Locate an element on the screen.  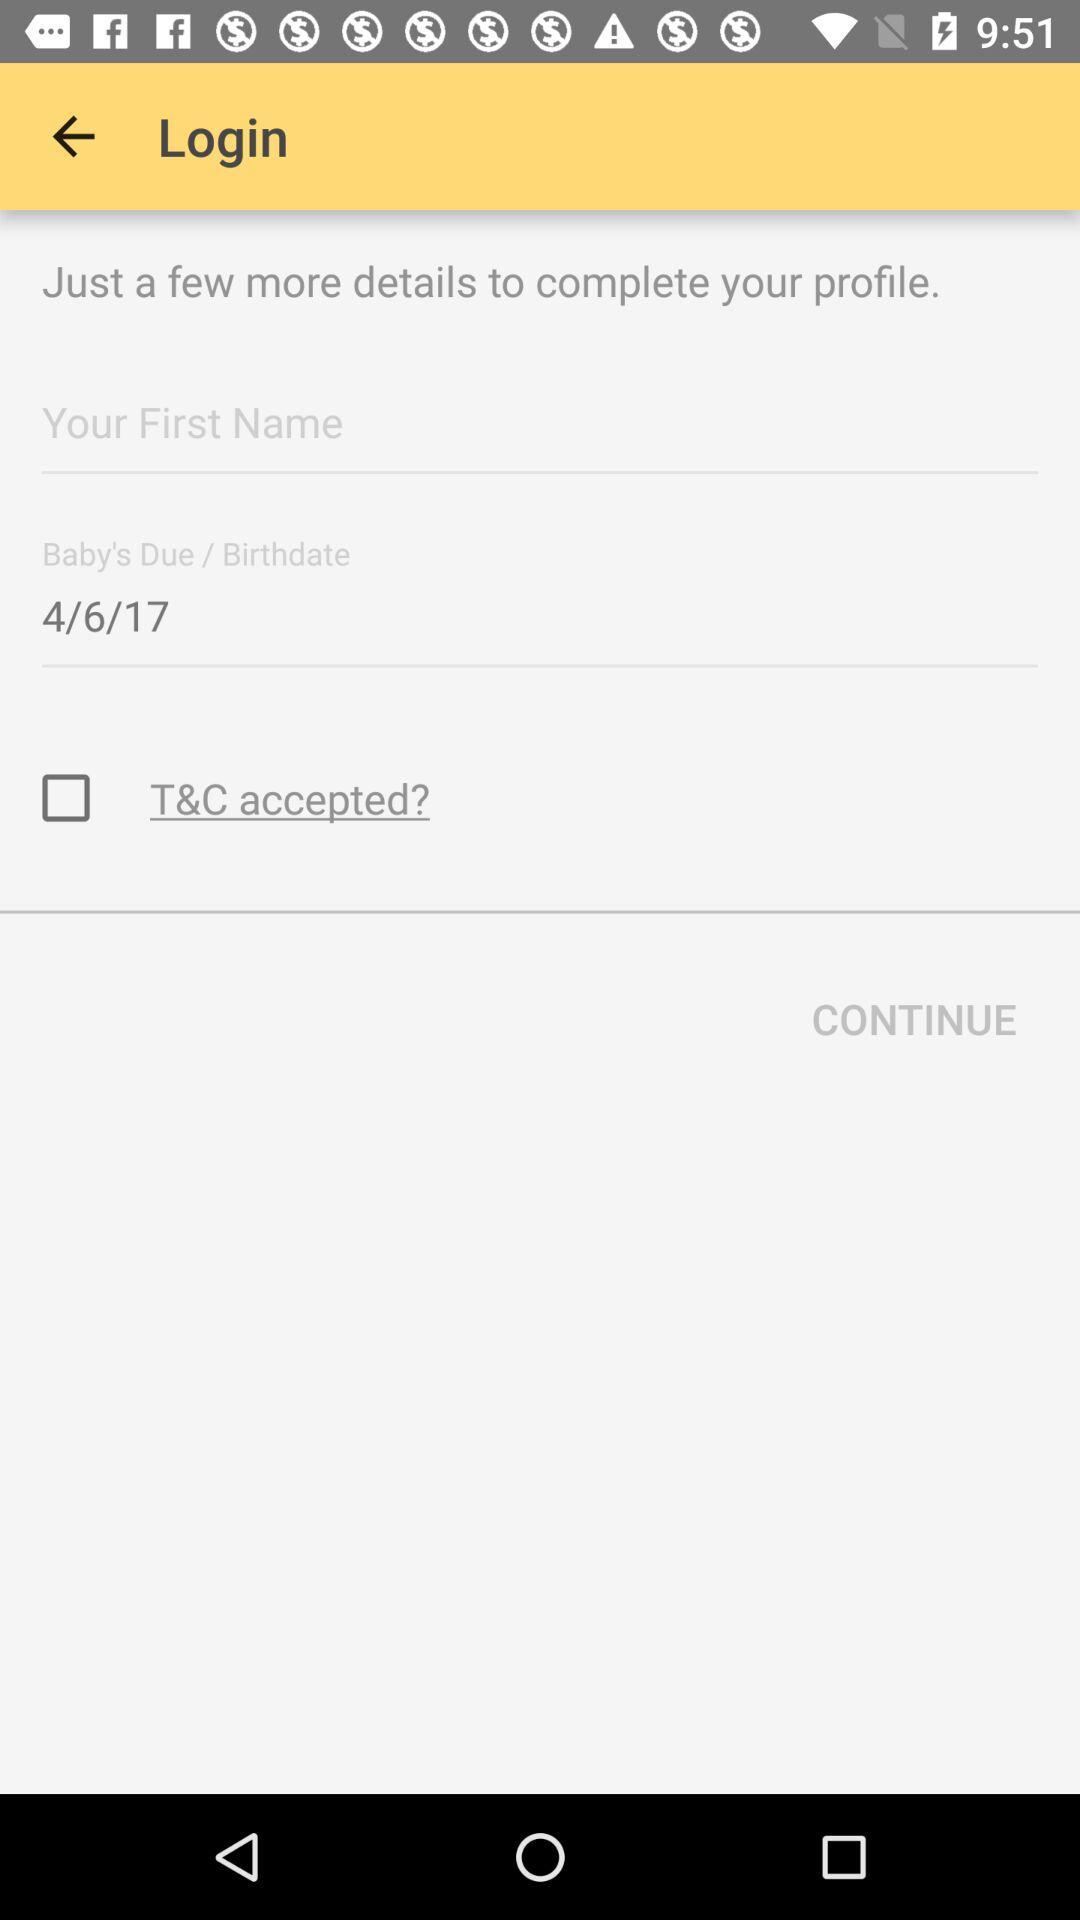
app next to the login is located at coordinates (72, 135).